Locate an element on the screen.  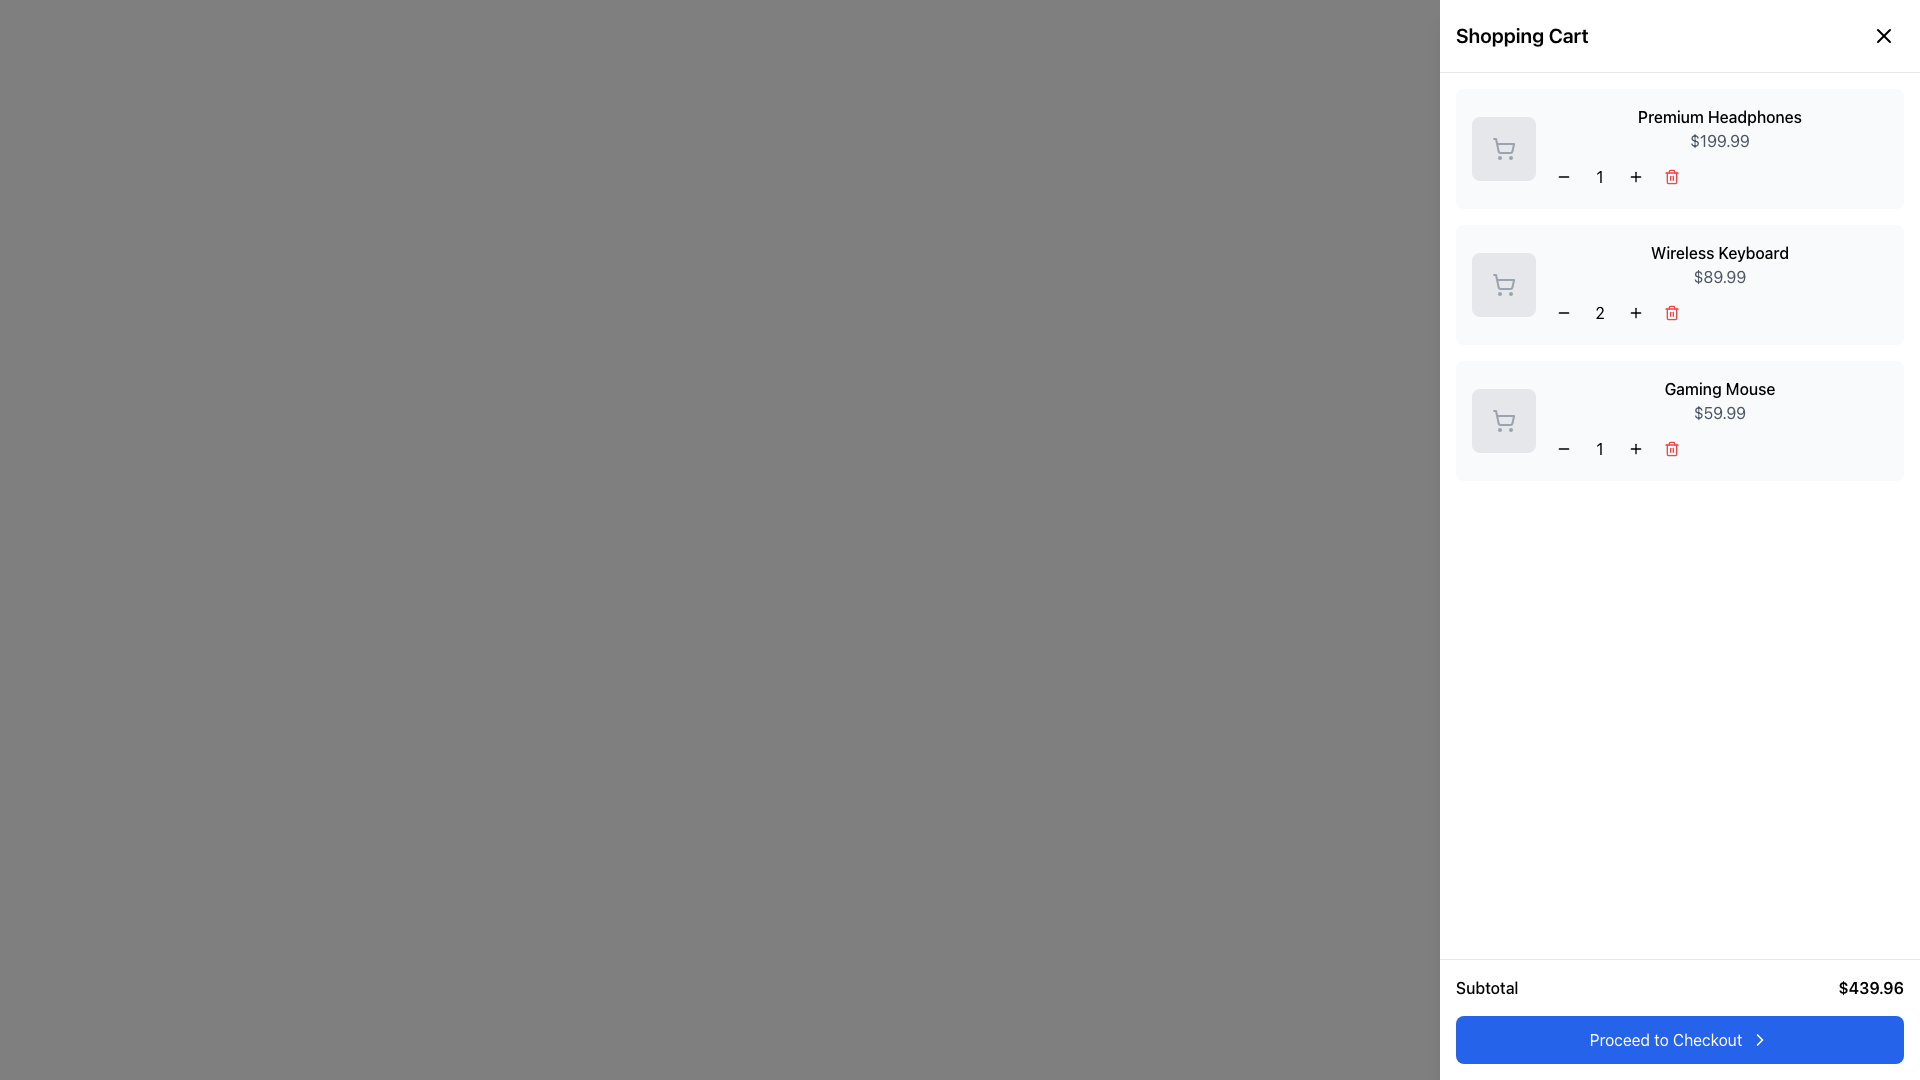
the Text label that displays the name of the shopping cart item, located above the price information of the second shopping item in the cart layout is located at coordinates (1718, 252).